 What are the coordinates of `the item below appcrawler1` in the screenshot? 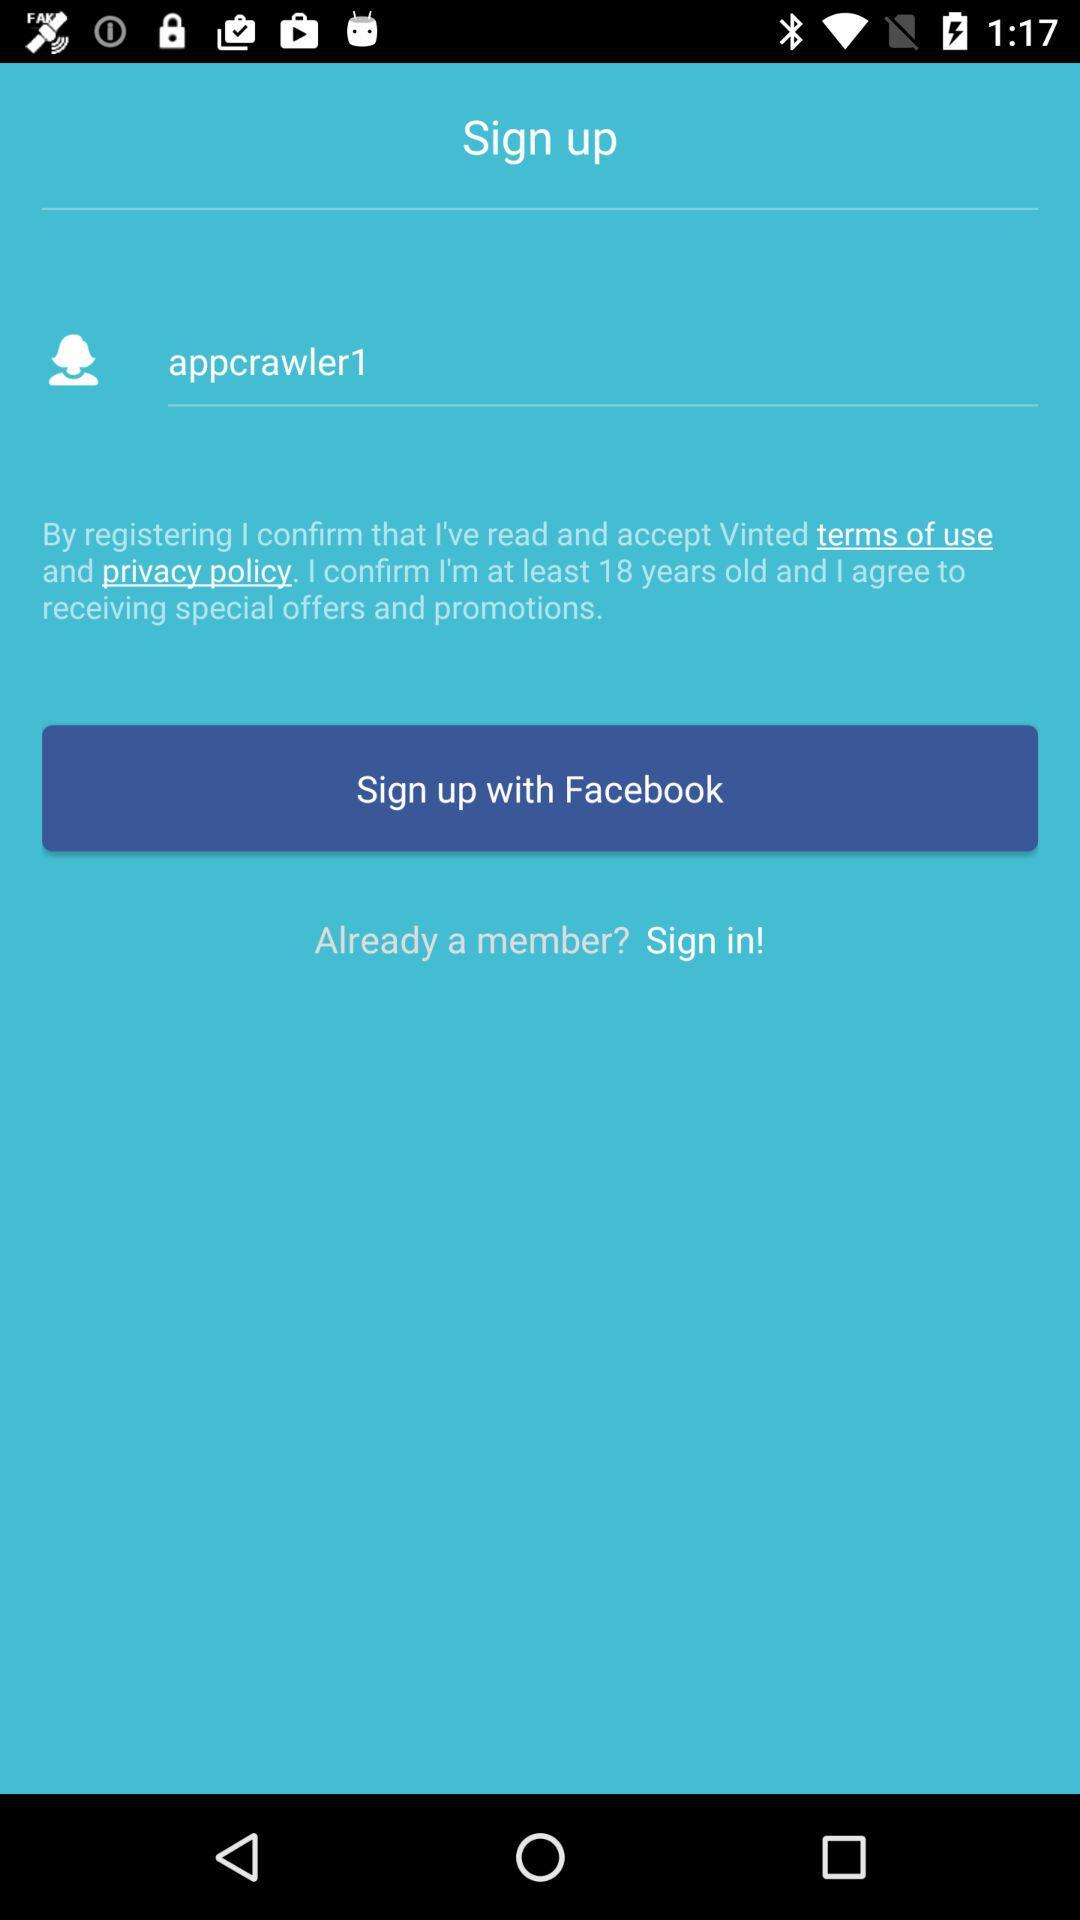 It's located at (540, 568).